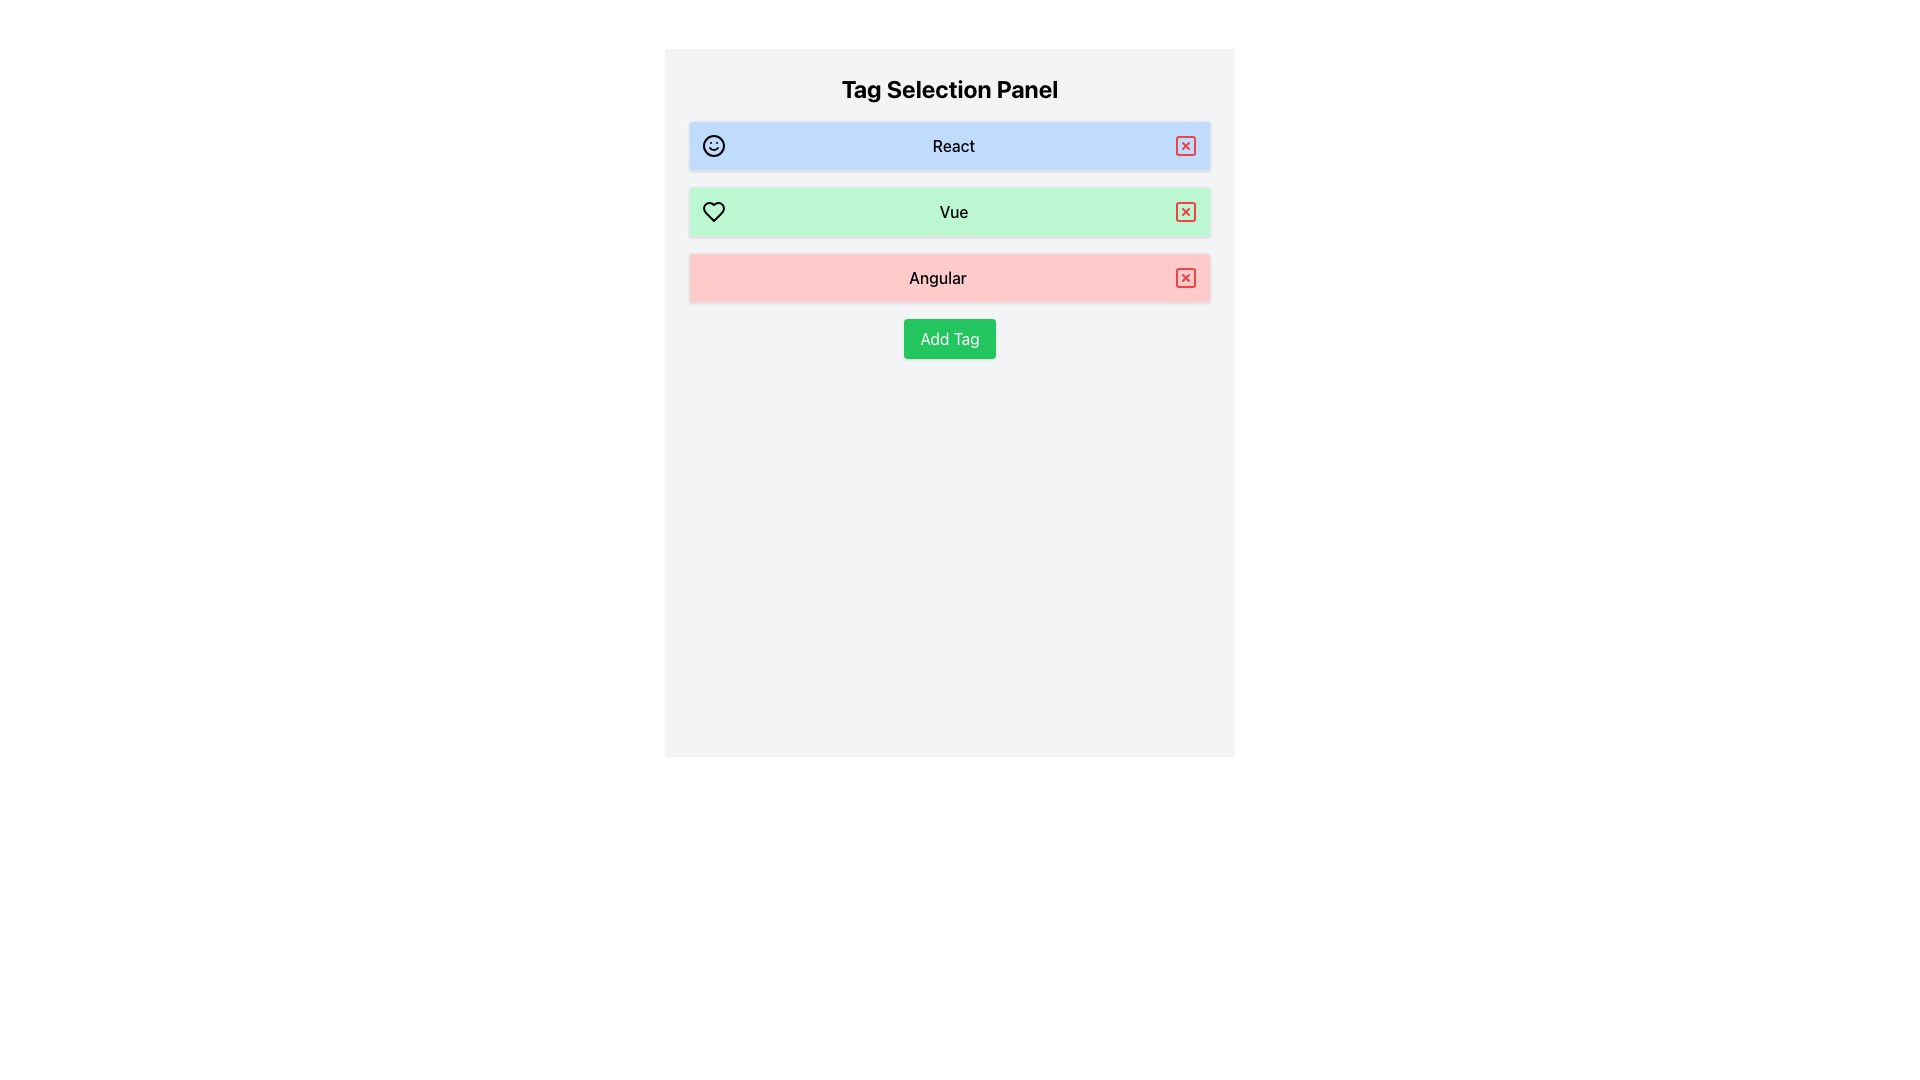 Image resolution: width=1920 pixels, height=1080 pixels. Describe the element at coordinates (1185, 277) in the screenshot. I see `the interactive close/delete icon located within the red-bordered button on the right side of the Angular tag entry in the third row of the Tag Selection Panel` at that location.